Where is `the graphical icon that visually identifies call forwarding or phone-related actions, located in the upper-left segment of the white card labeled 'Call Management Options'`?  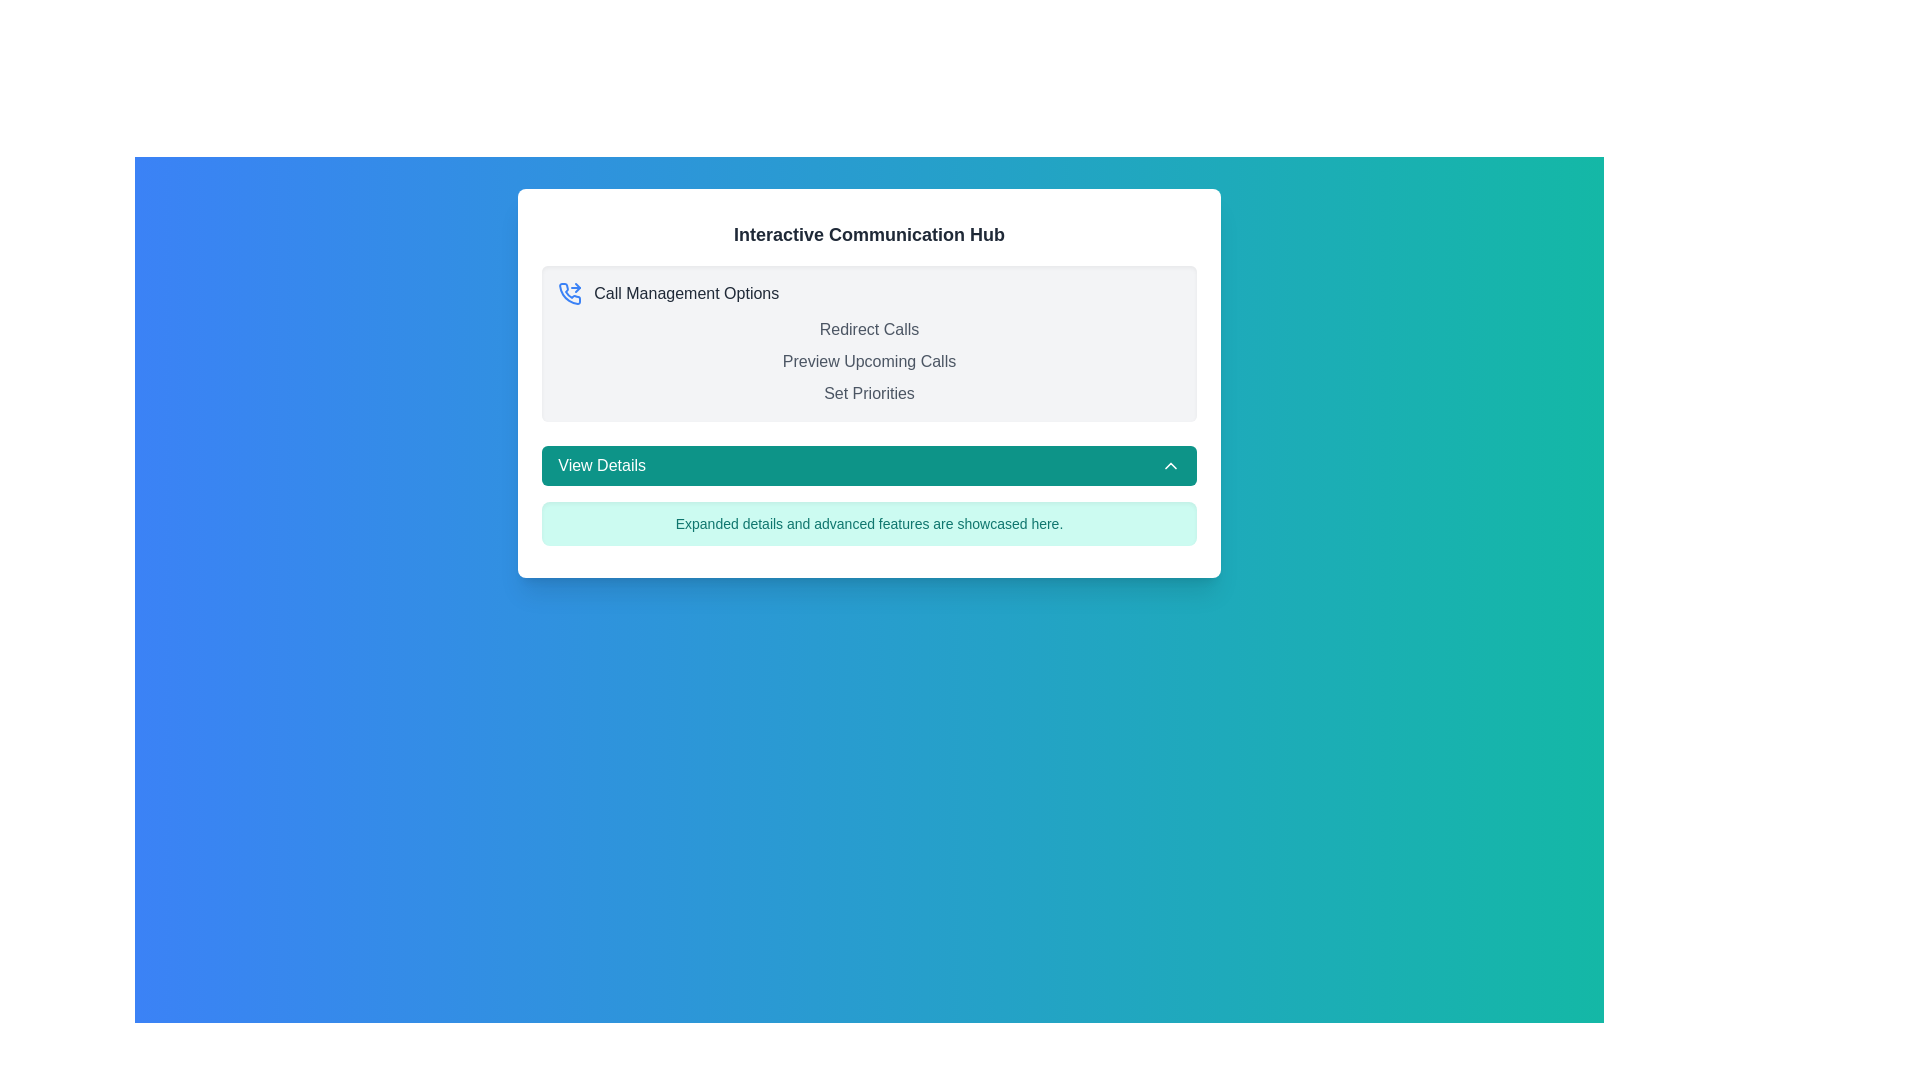
the graphical icon that visually identifies call forwarding or phone-related actions, located in the upper-left segment of the white card labeled 'Call Management Options' is located at coordinates (569, 294).